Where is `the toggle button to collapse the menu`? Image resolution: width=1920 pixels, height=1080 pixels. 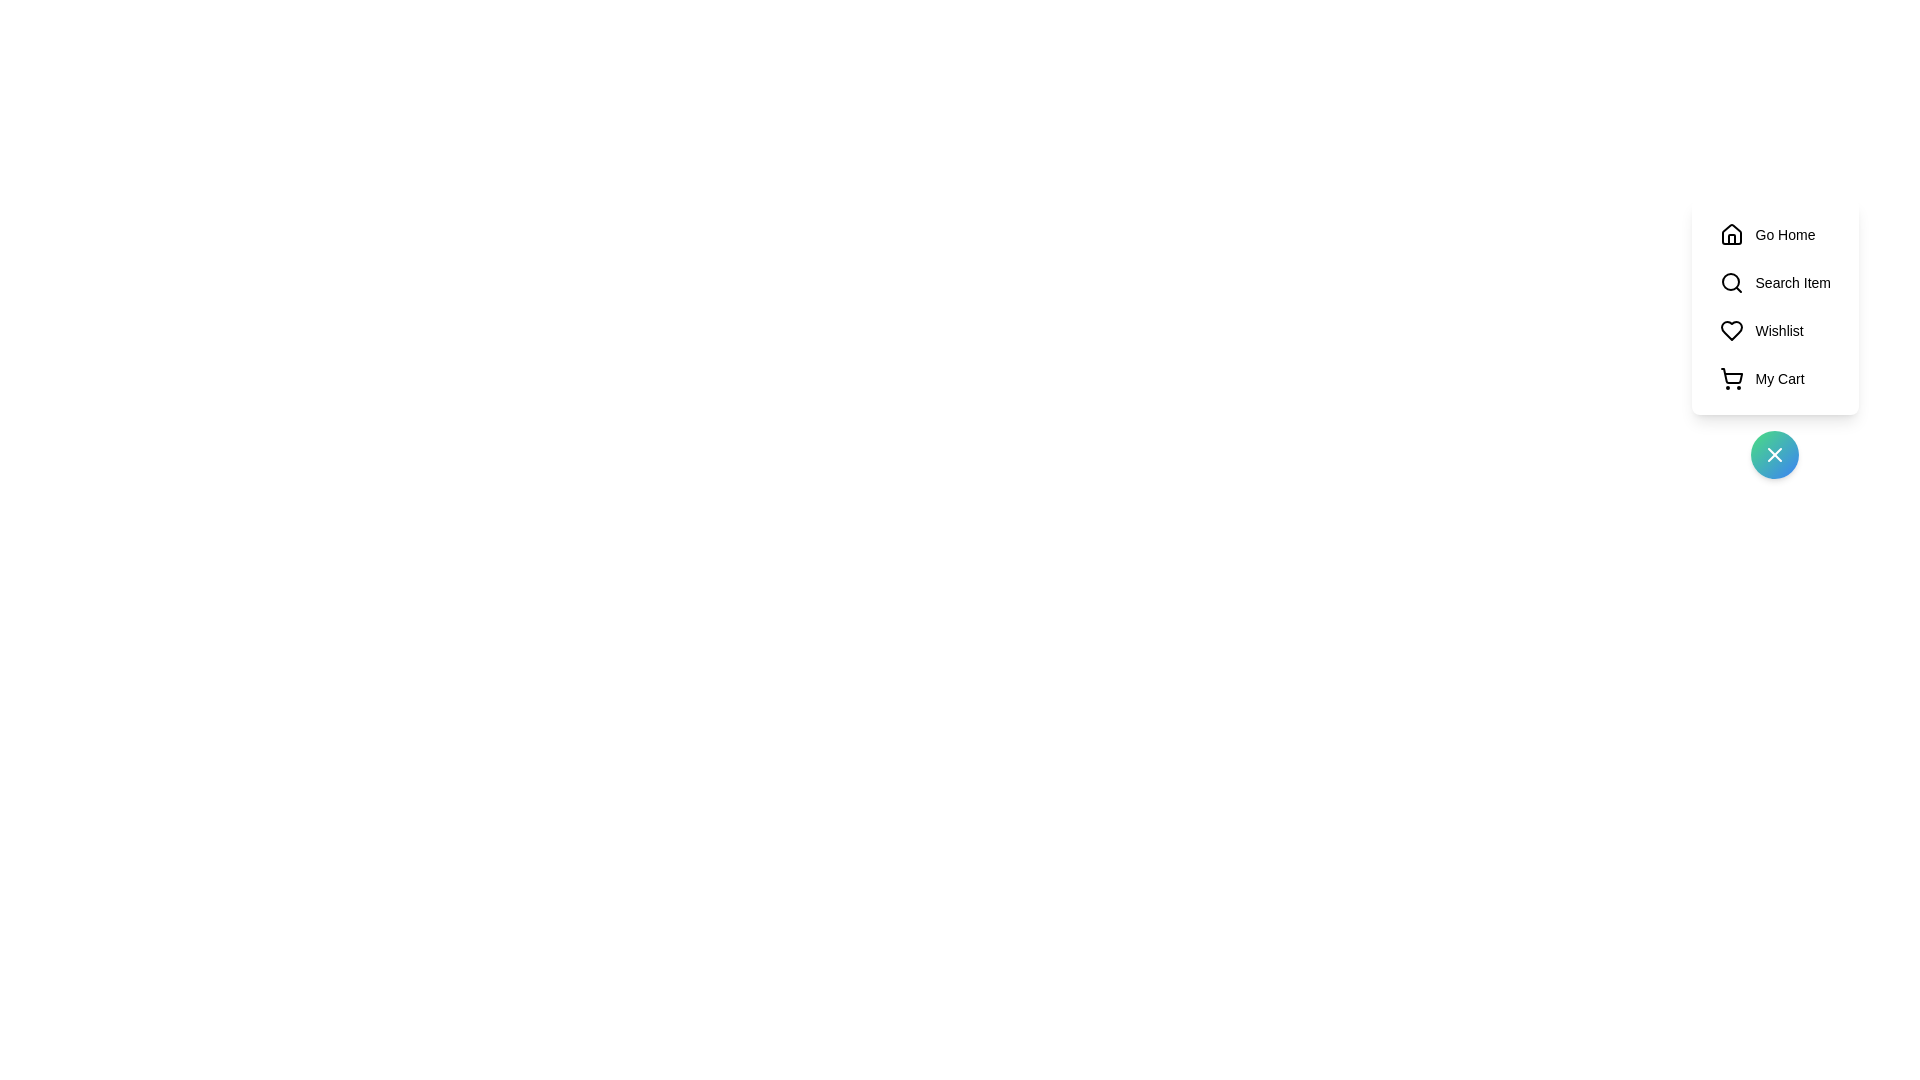 the toggle button to collapse the menu is located at coordinates (1775, 455).